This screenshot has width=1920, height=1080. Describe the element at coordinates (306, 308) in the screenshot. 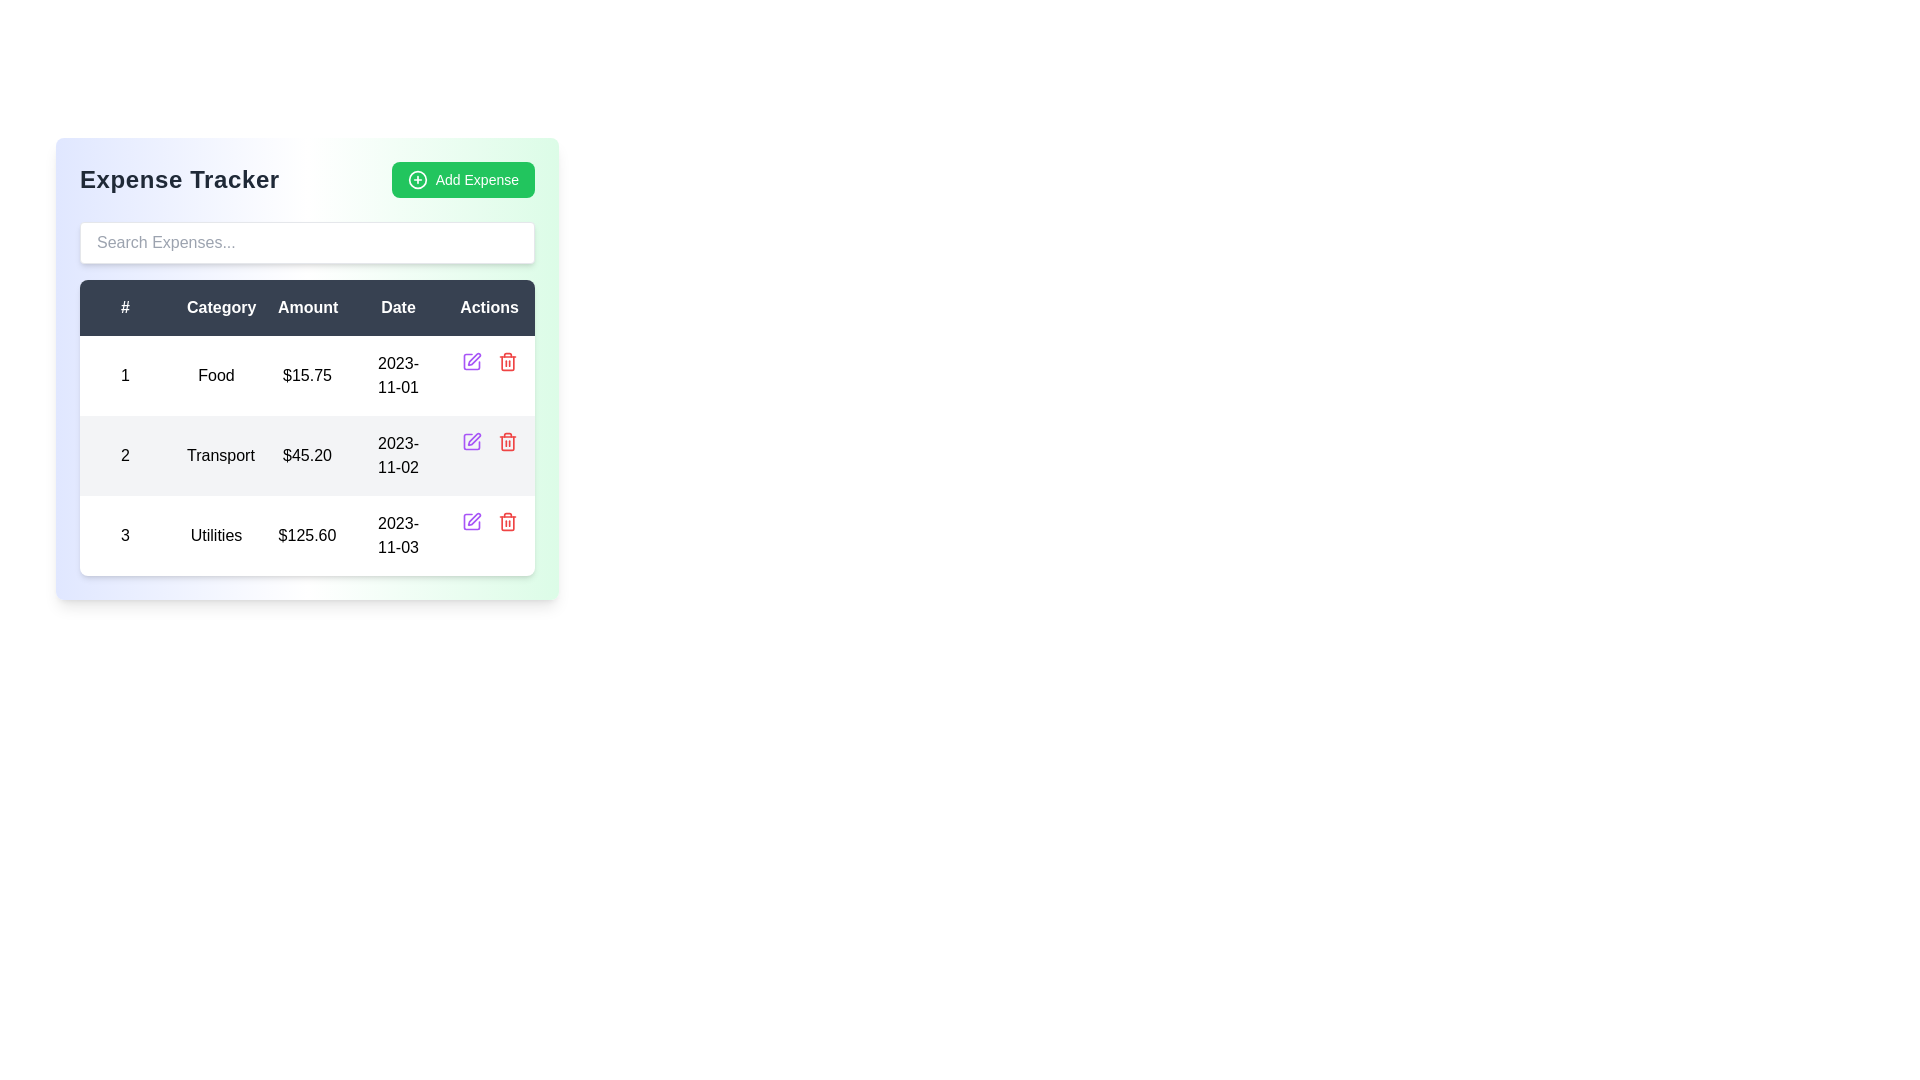

I see `the third column header text label that represents the amounts listed in the corresponding column of the table, located between the 'Category' and 'Date' headers` at that location.